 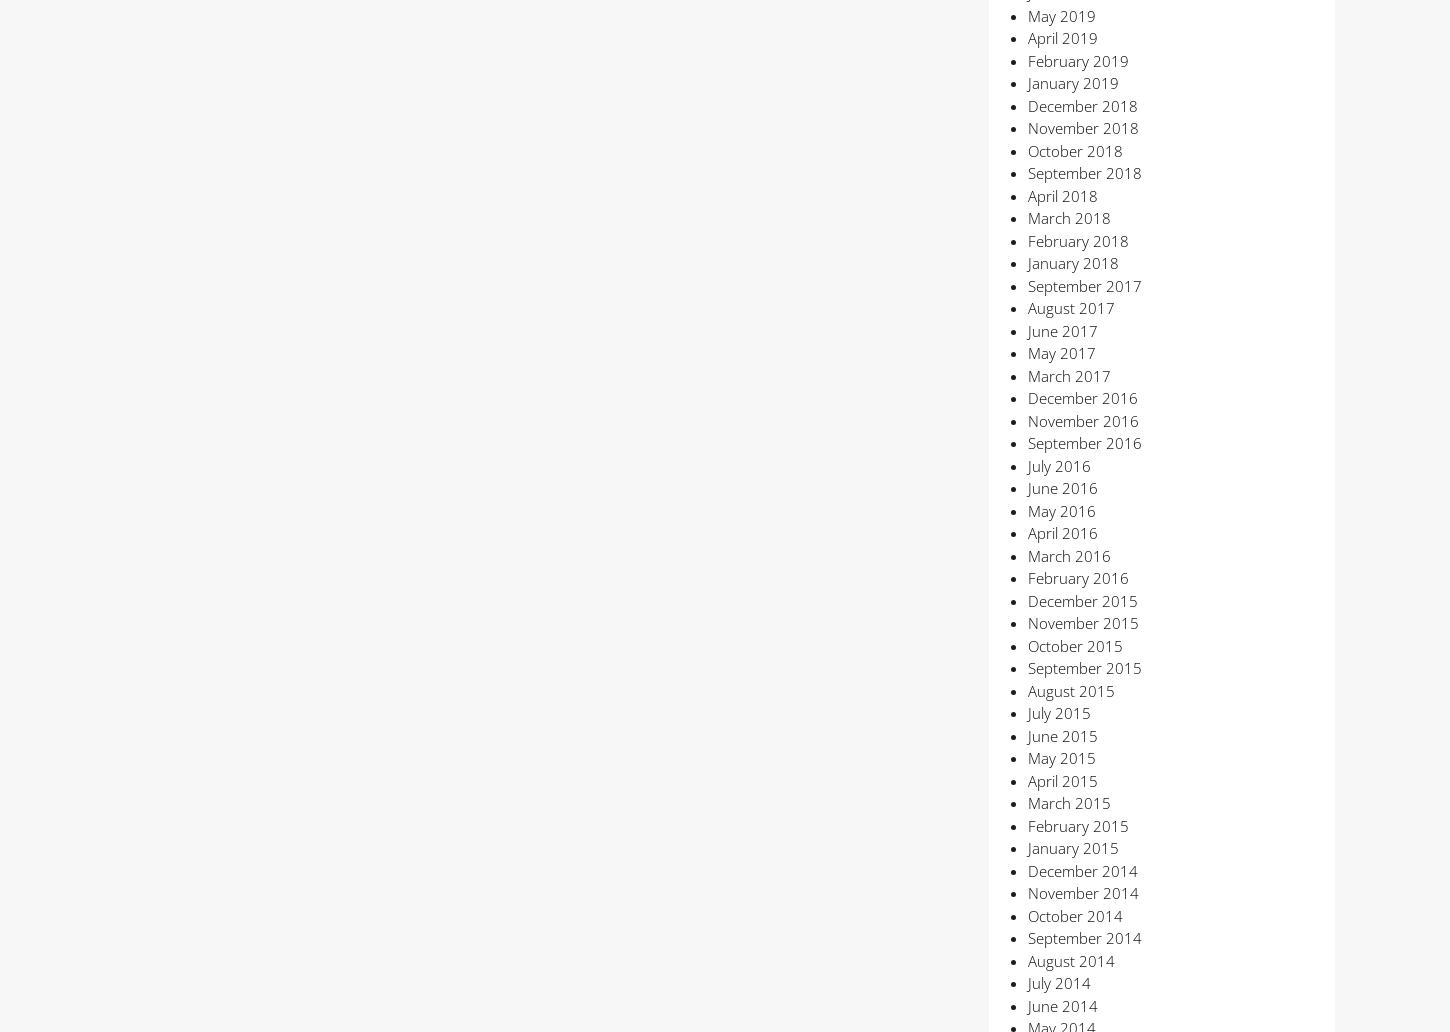 What do you see at coordinates (1060, 757) in the screenshot?
I see `'May 2015'` at bounding box center [1060, 757].